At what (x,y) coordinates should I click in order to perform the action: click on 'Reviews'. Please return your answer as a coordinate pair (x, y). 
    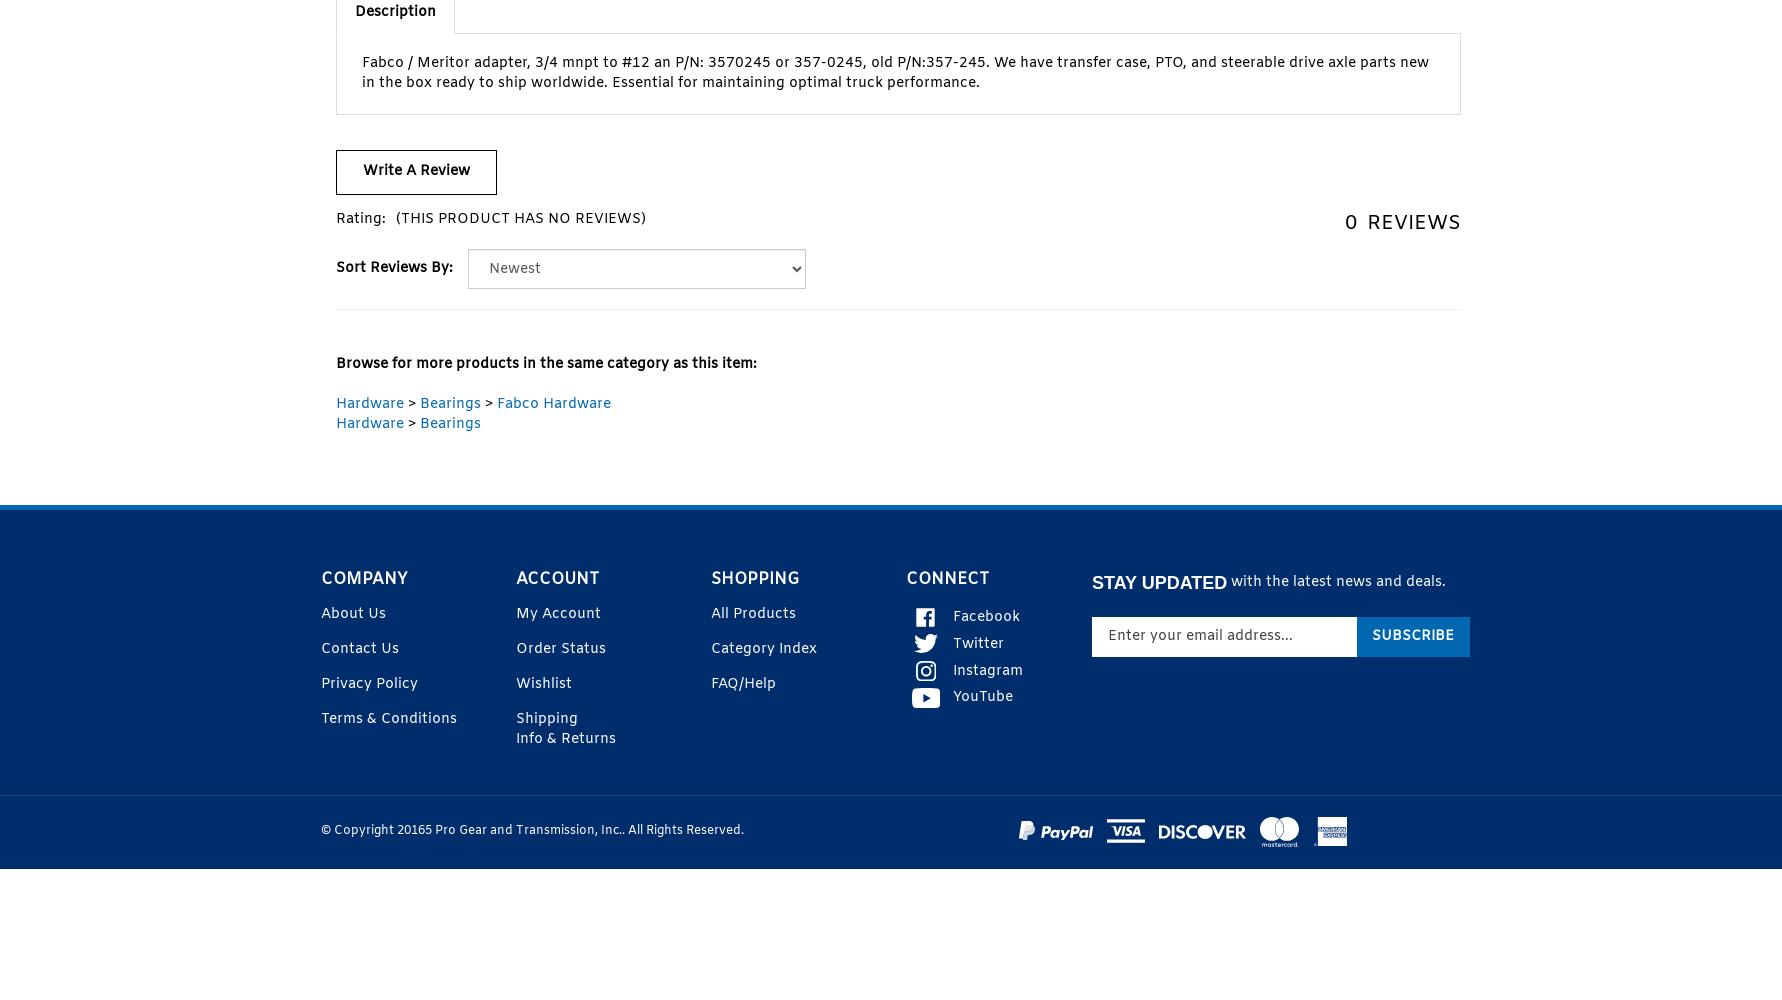
    Looking at the image, I should click on (1413, 221).